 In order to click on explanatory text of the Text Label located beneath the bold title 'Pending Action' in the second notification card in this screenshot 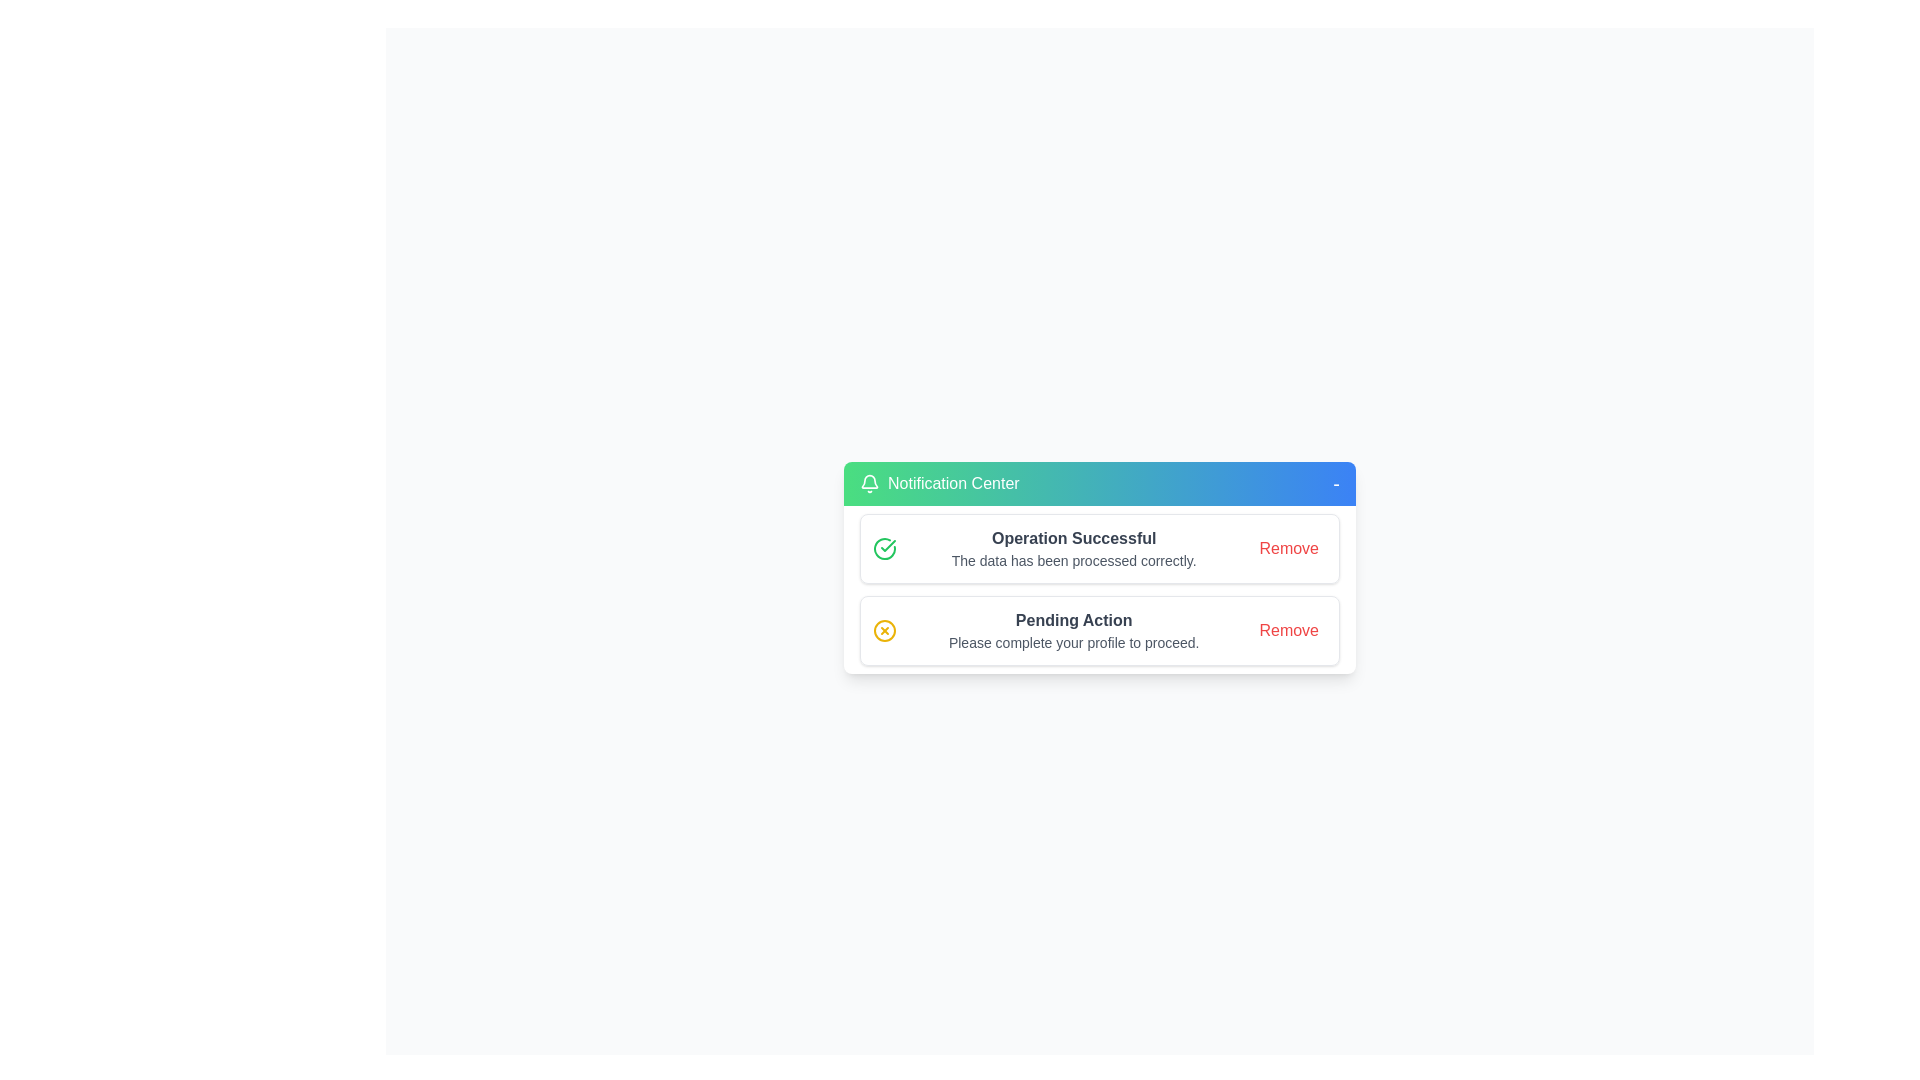, I will do `click(1073, 643)`.